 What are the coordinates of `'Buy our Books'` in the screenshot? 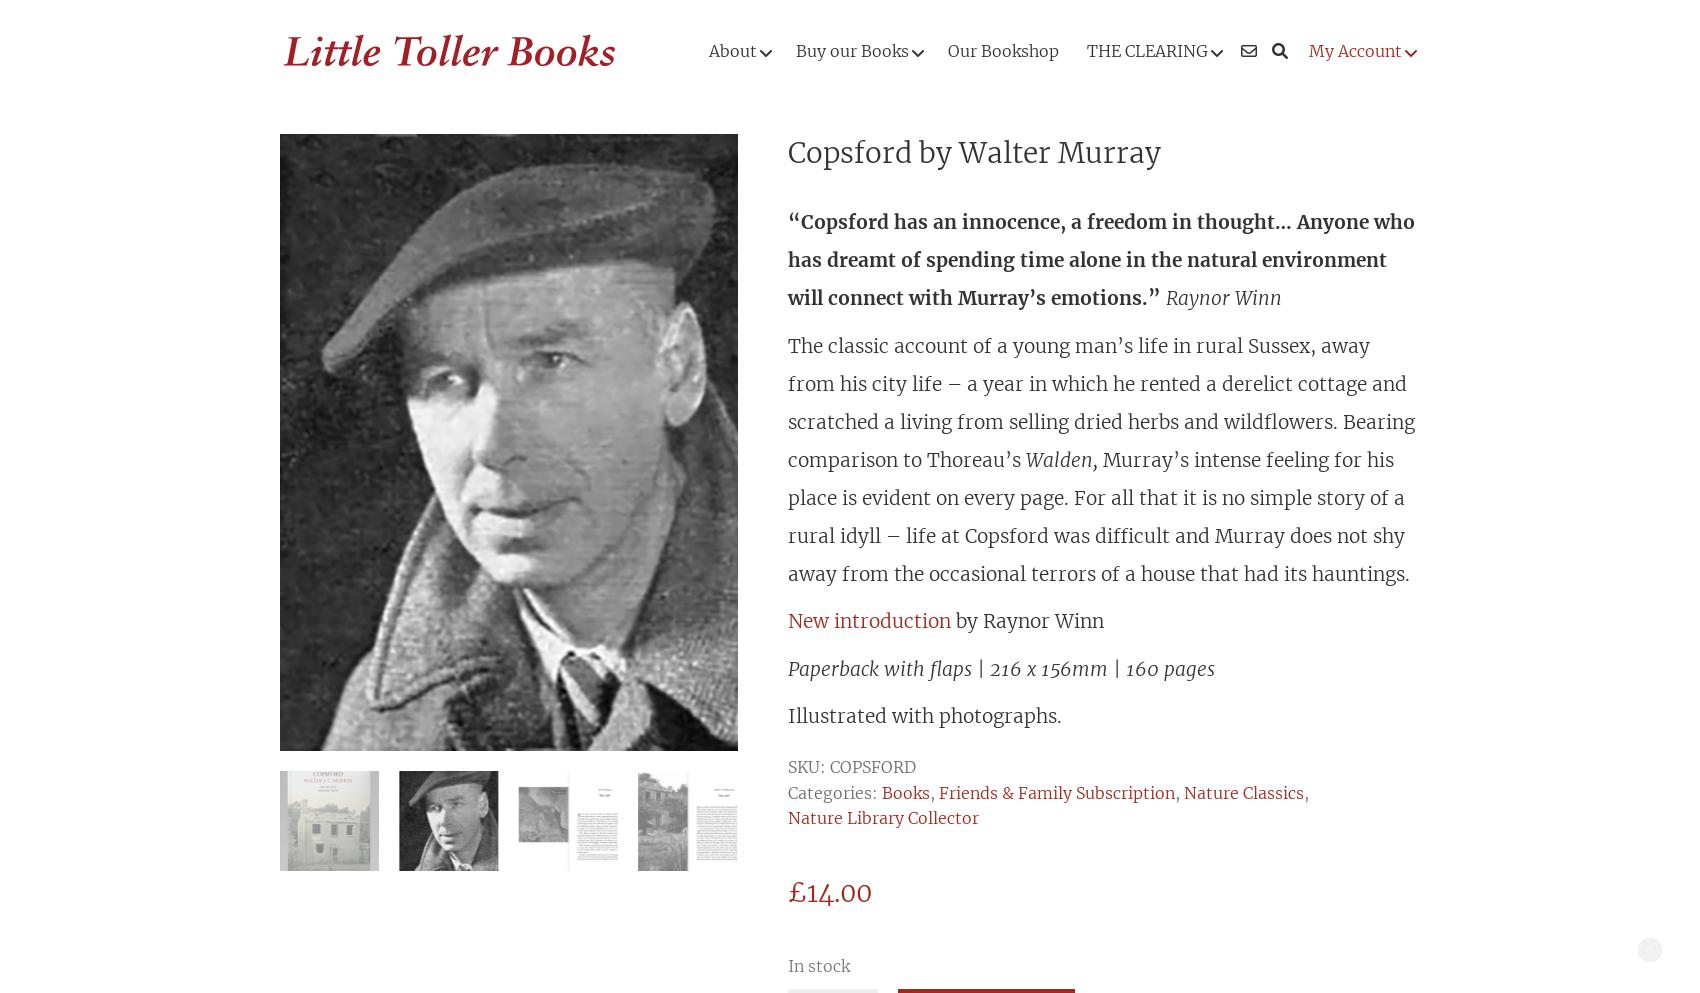 It's located at (852, 51).